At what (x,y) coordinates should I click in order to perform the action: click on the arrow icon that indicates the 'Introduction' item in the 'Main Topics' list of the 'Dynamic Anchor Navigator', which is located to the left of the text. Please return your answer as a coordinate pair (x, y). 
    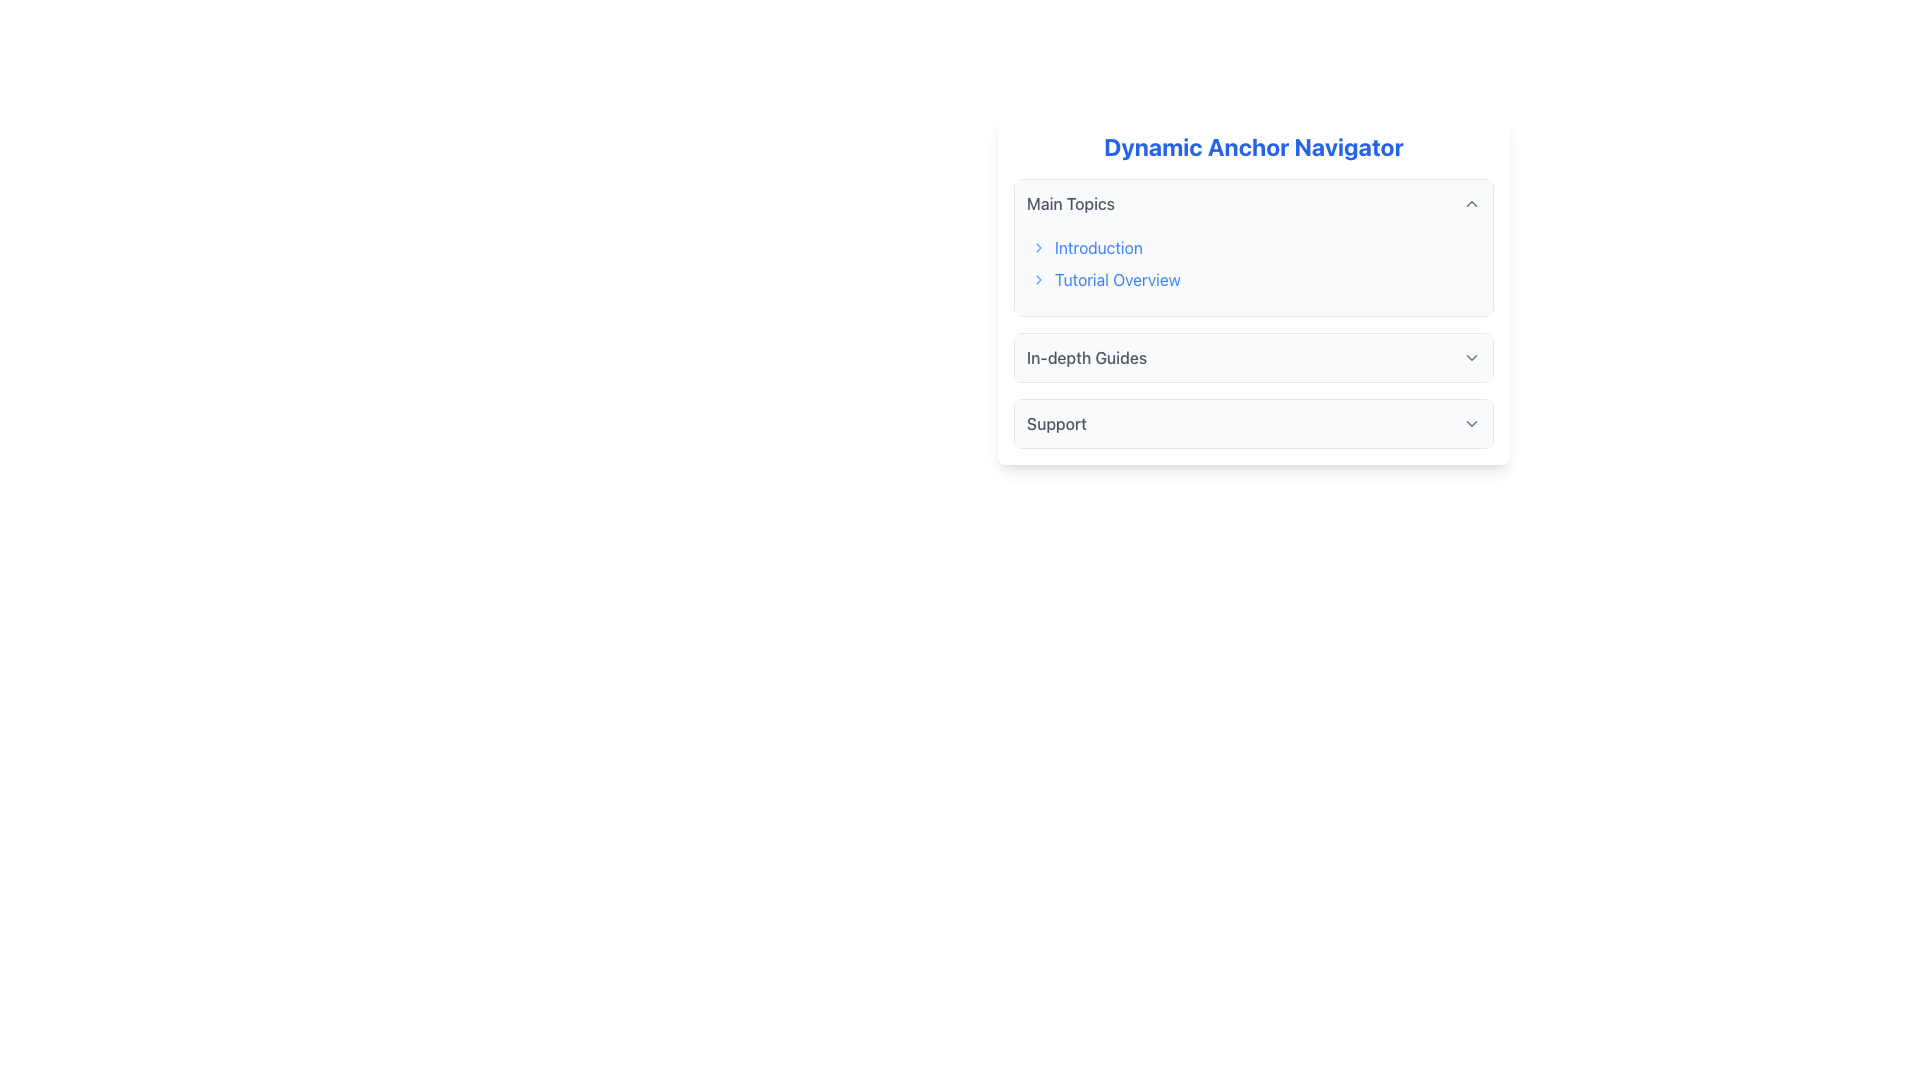
    Looking at the image, I should click on (1038, 246).